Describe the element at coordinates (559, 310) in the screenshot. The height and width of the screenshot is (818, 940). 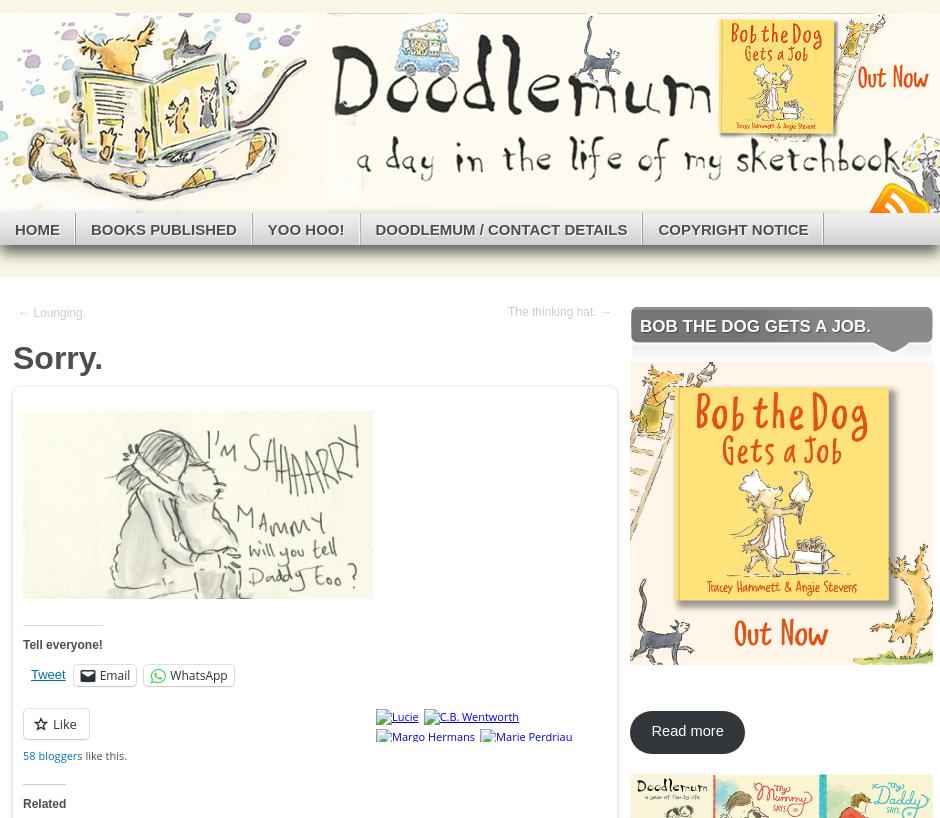
I see `'The thinking hat. →'` at that location.